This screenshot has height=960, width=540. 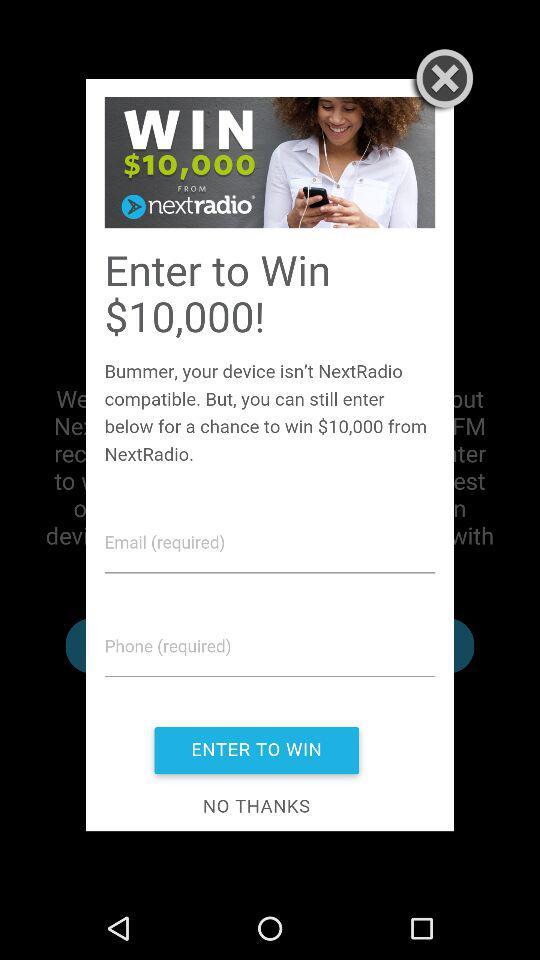 I want to click on advertisement, so click(x=270, y=455).